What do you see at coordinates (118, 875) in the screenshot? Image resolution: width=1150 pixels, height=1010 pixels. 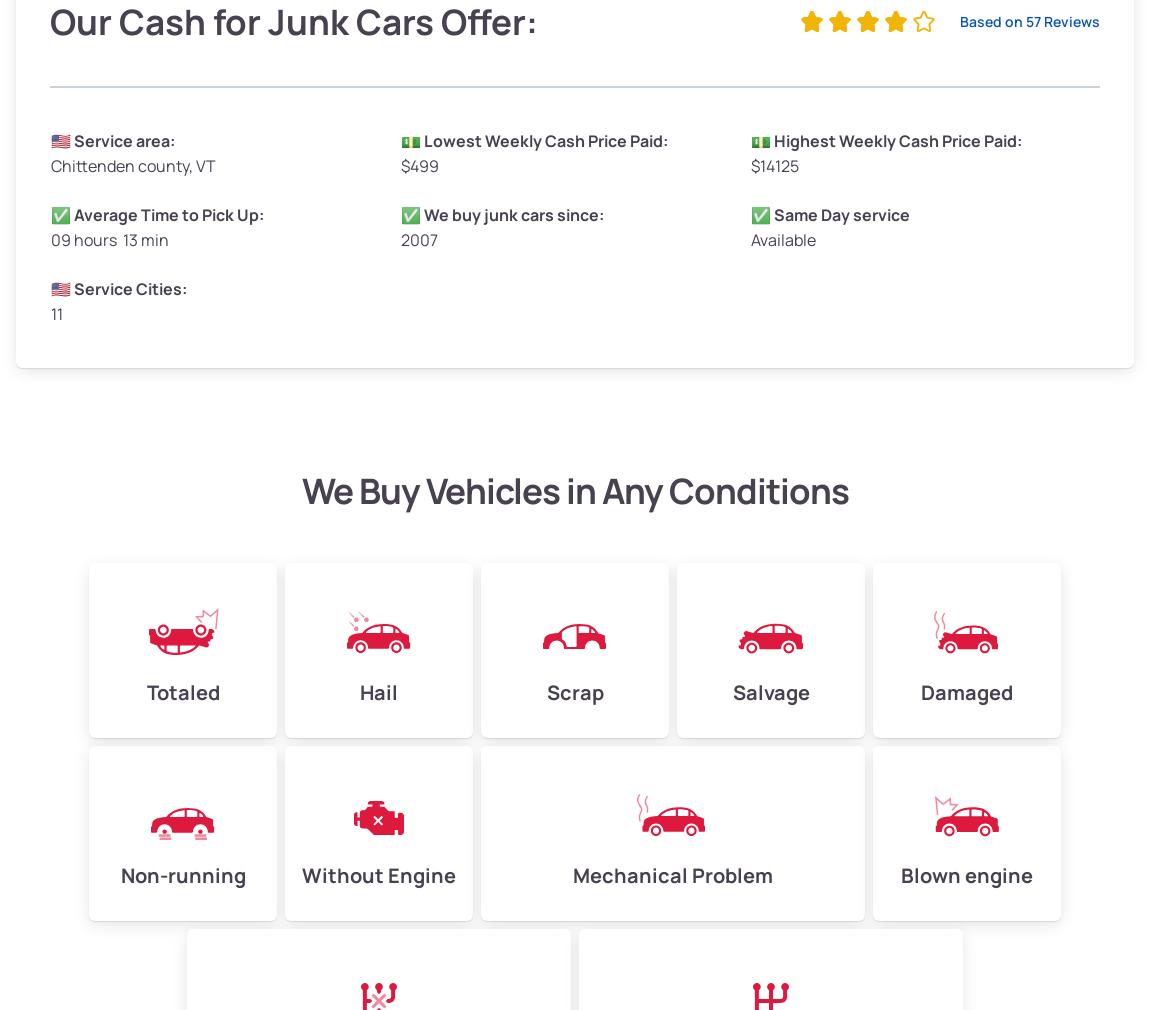 I see `'Non-running'` at bounding box center [118, 875].